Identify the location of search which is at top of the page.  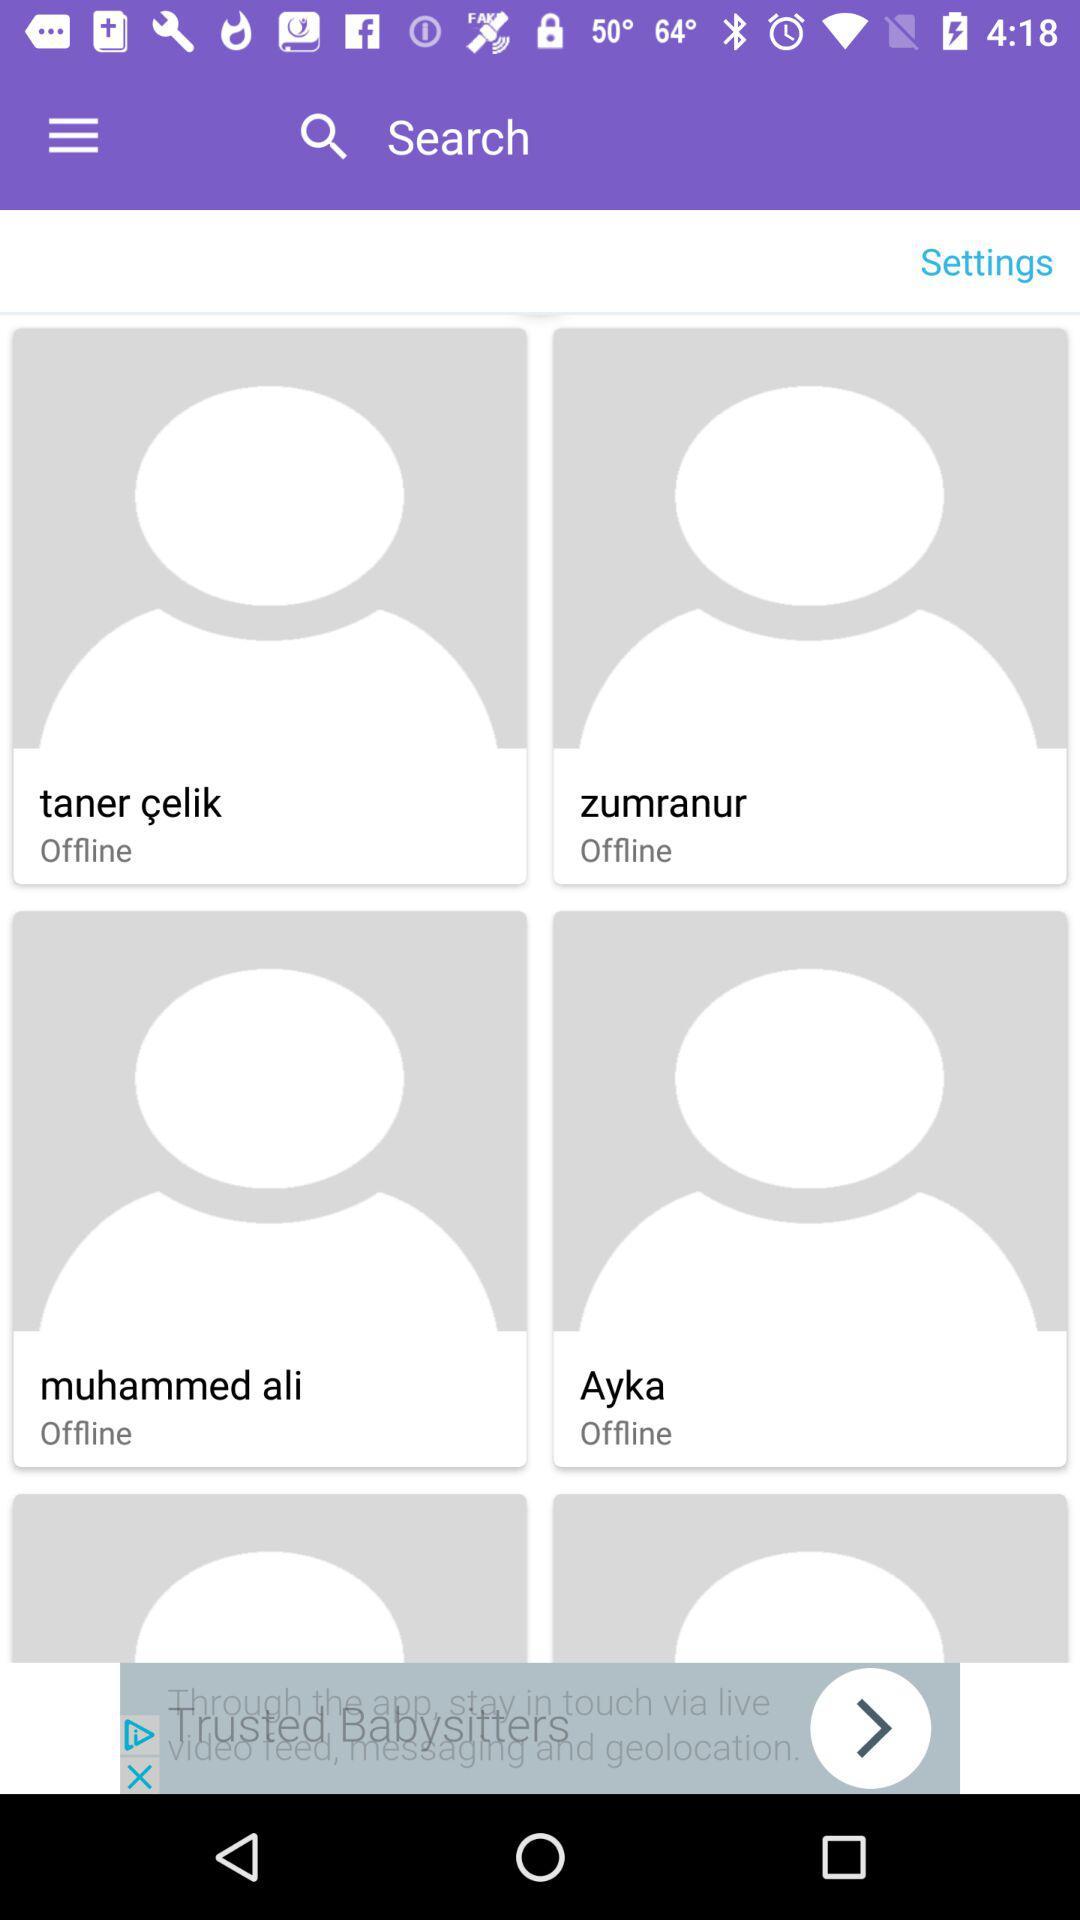
(711, 135).